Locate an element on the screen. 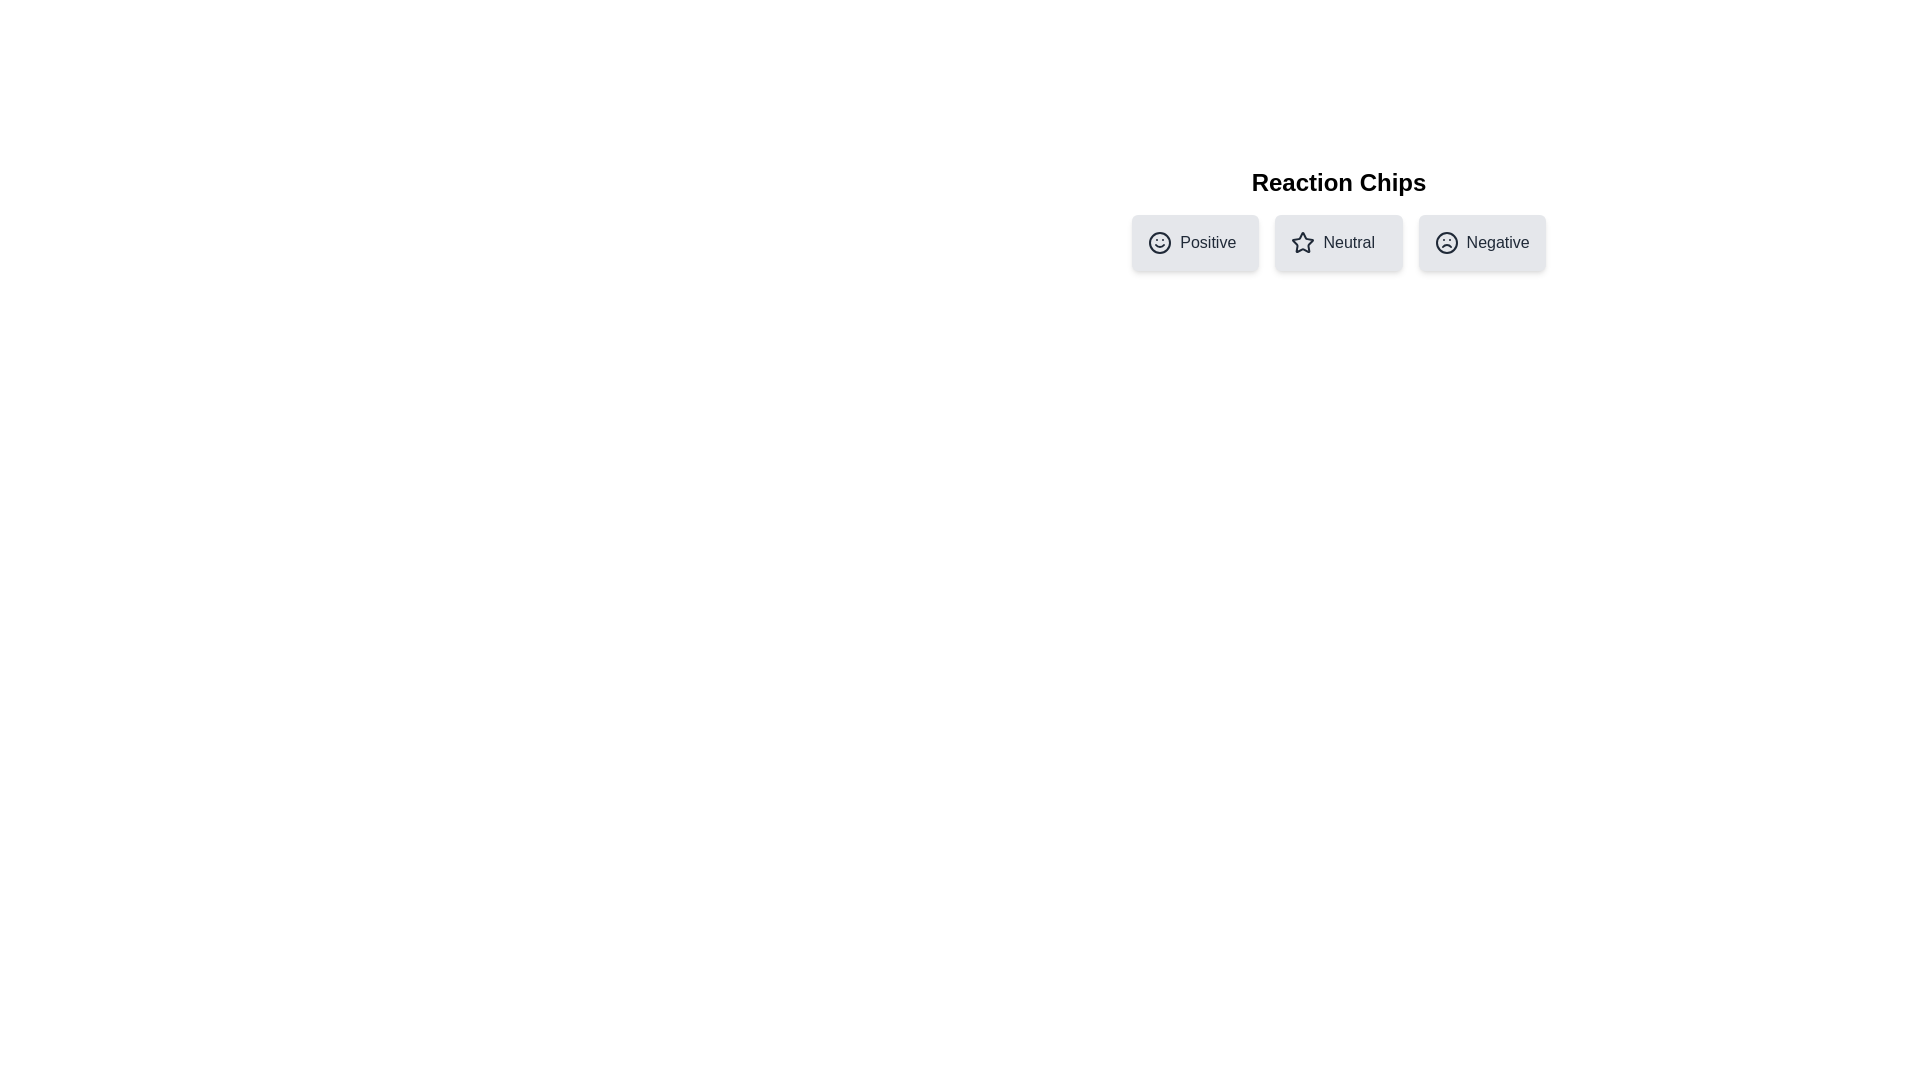 The image size is (1920, 1080). the chip labeled Negative to preview its hover effect is located at coordinates (1482, 242).